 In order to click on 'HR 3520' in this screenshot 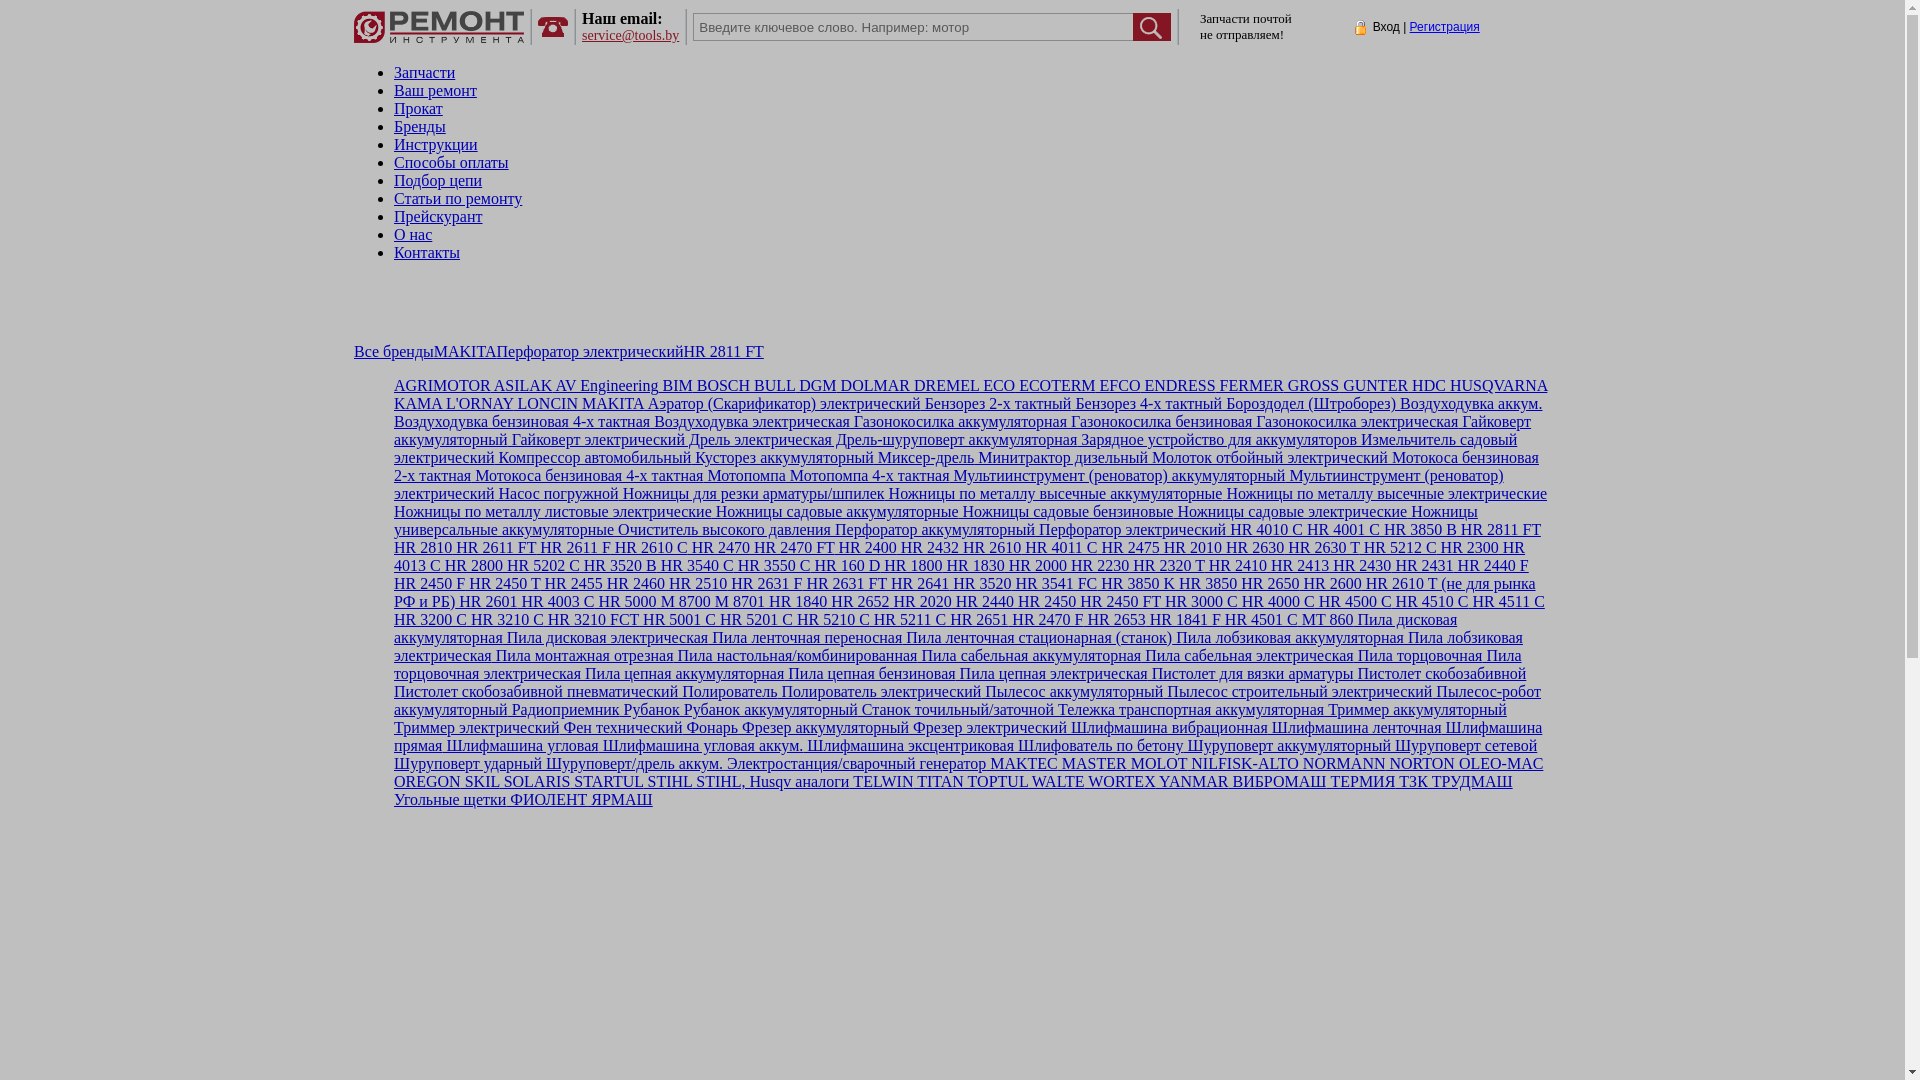, I will do `click(979, 583)`.